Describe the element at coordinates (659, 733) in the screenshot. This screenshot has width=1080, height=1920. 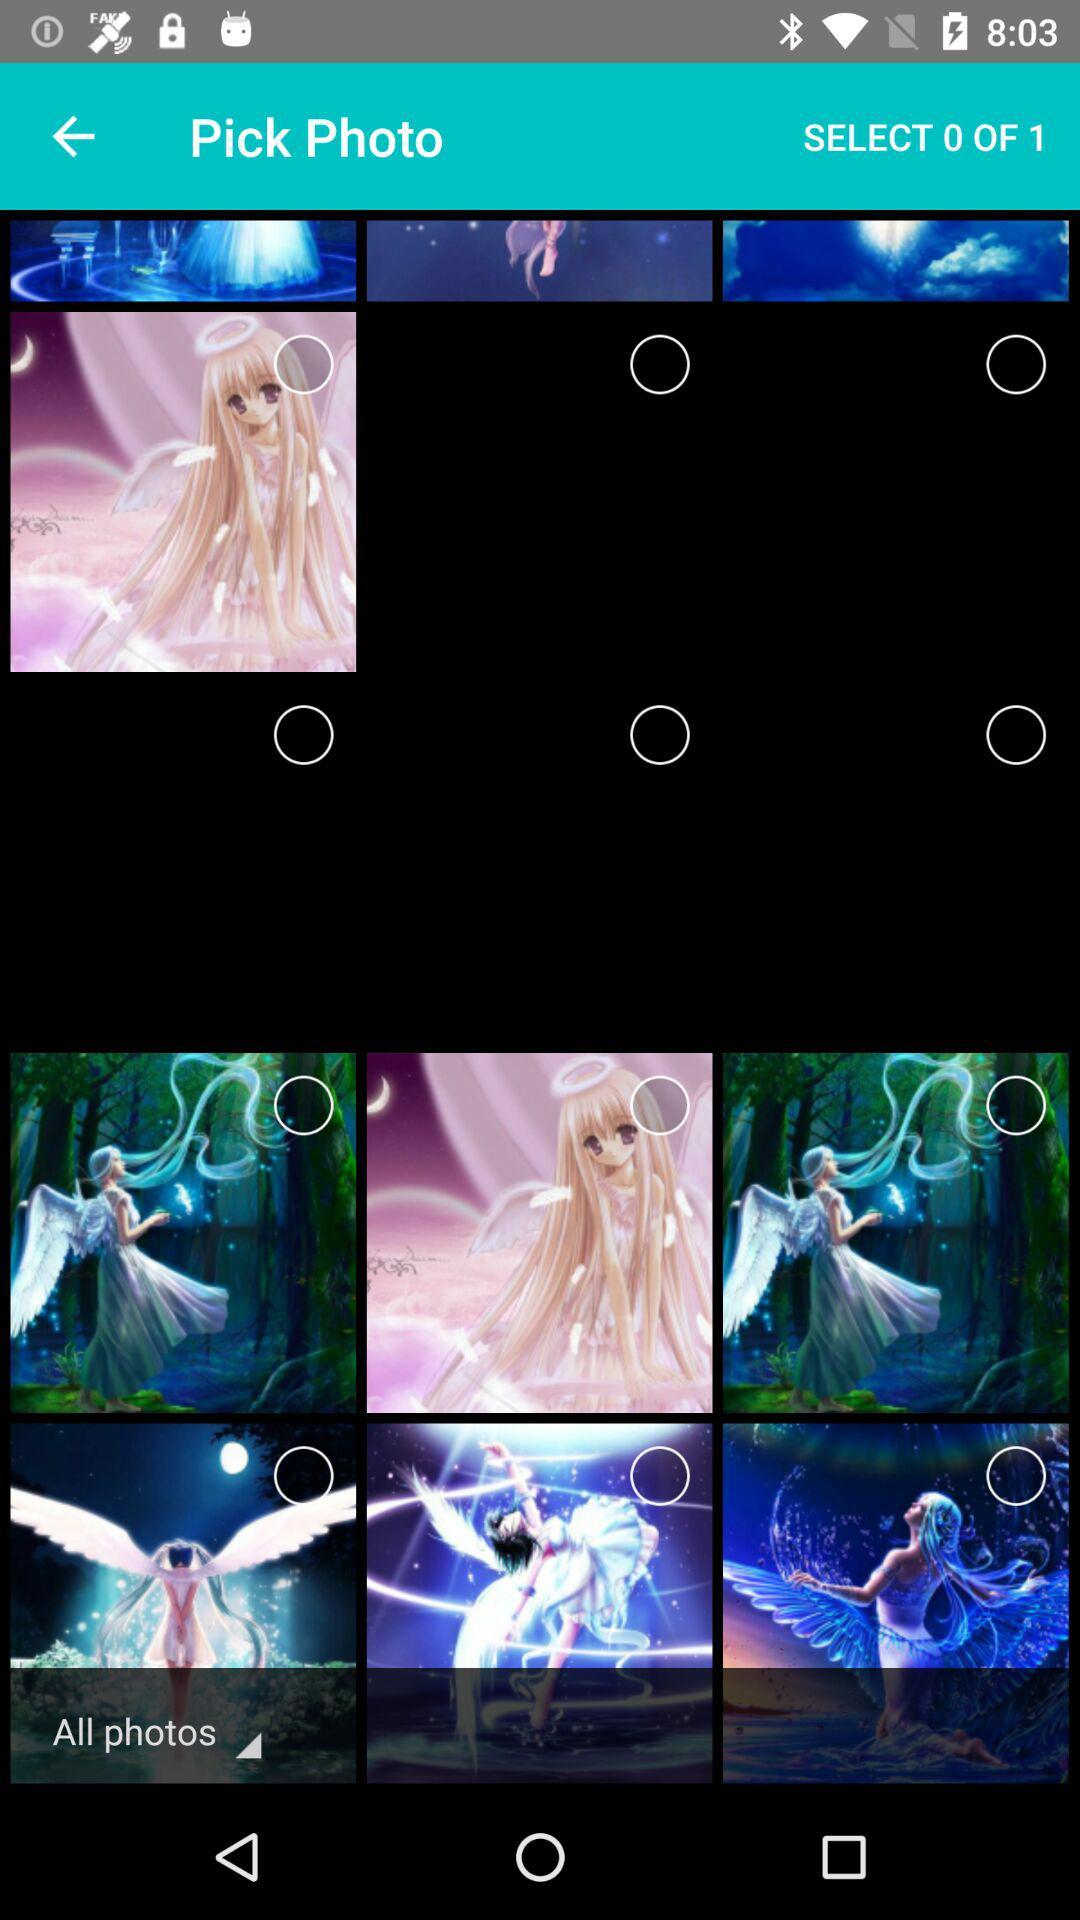
I see `choose a picture` at that location.